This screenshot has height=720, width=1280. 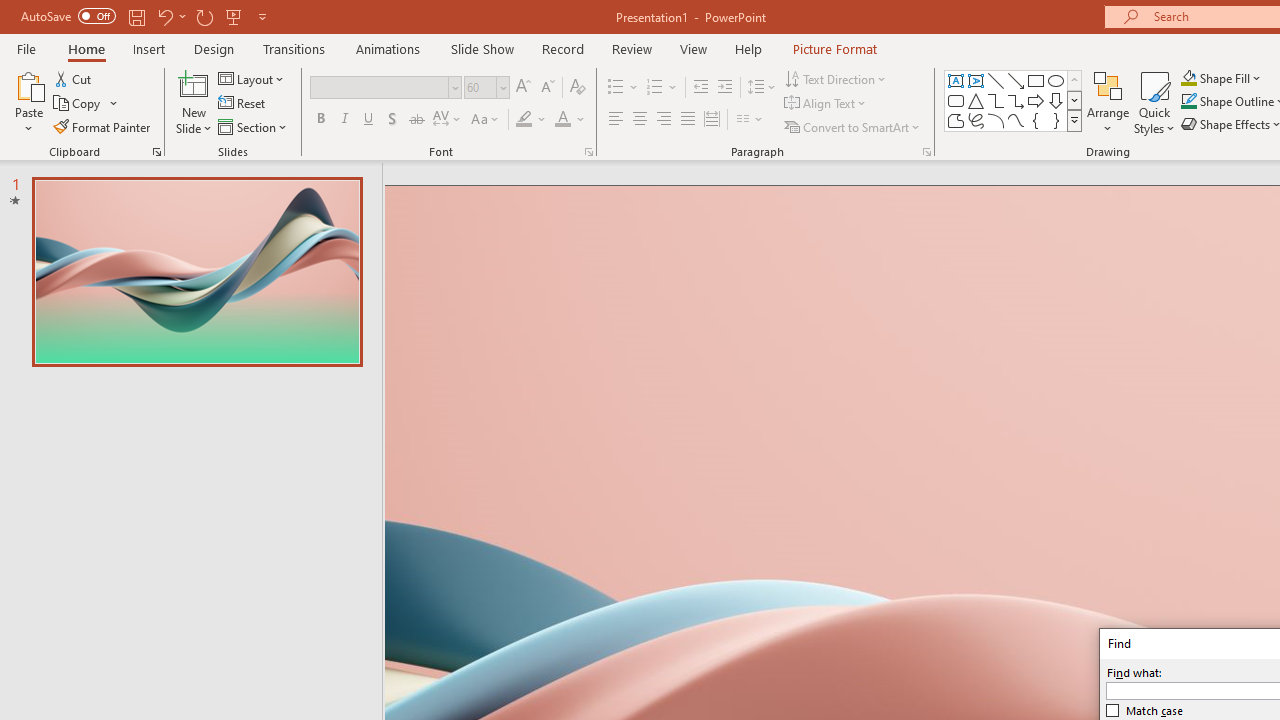 I want to click on 'Isosceles Triangle', so click(x=976, y=100).